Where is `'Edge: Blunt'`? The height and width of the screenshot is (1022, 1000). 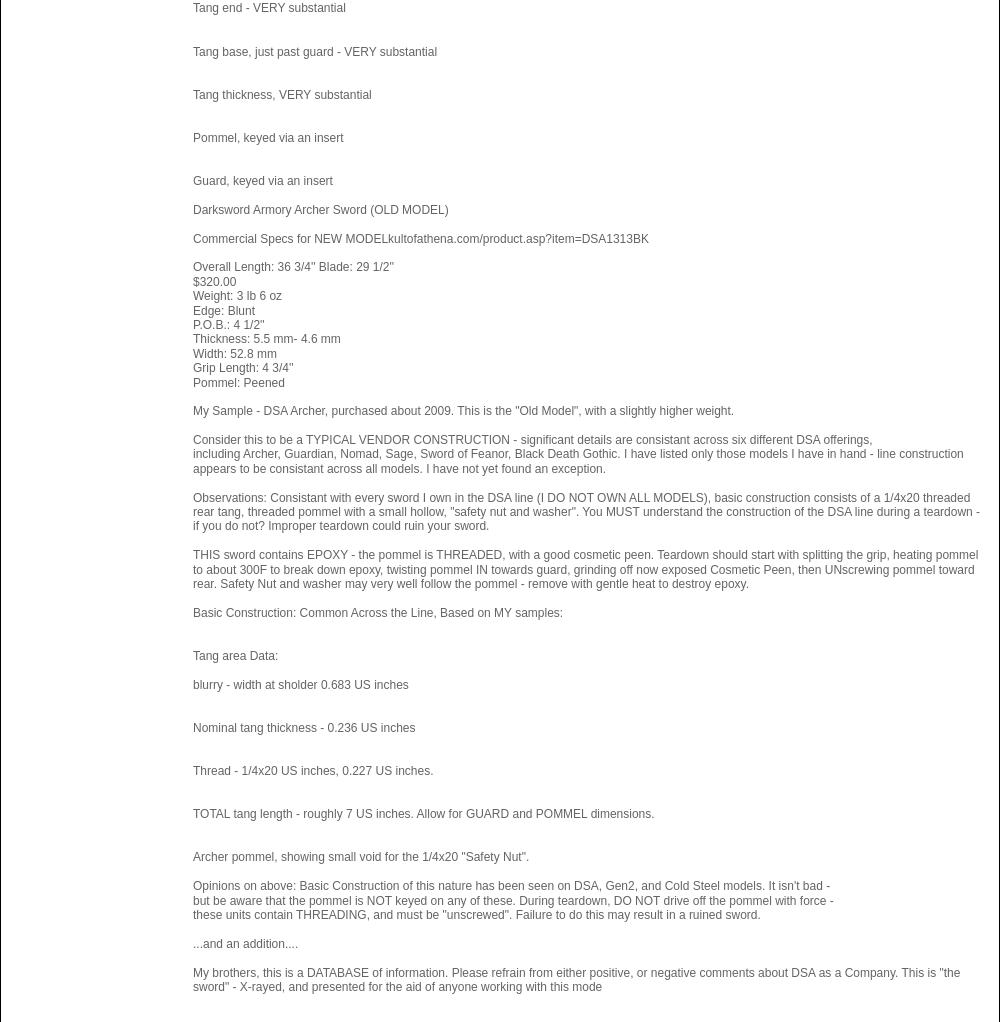
'Edge: Blunt' is located at coordinates (222, 308).